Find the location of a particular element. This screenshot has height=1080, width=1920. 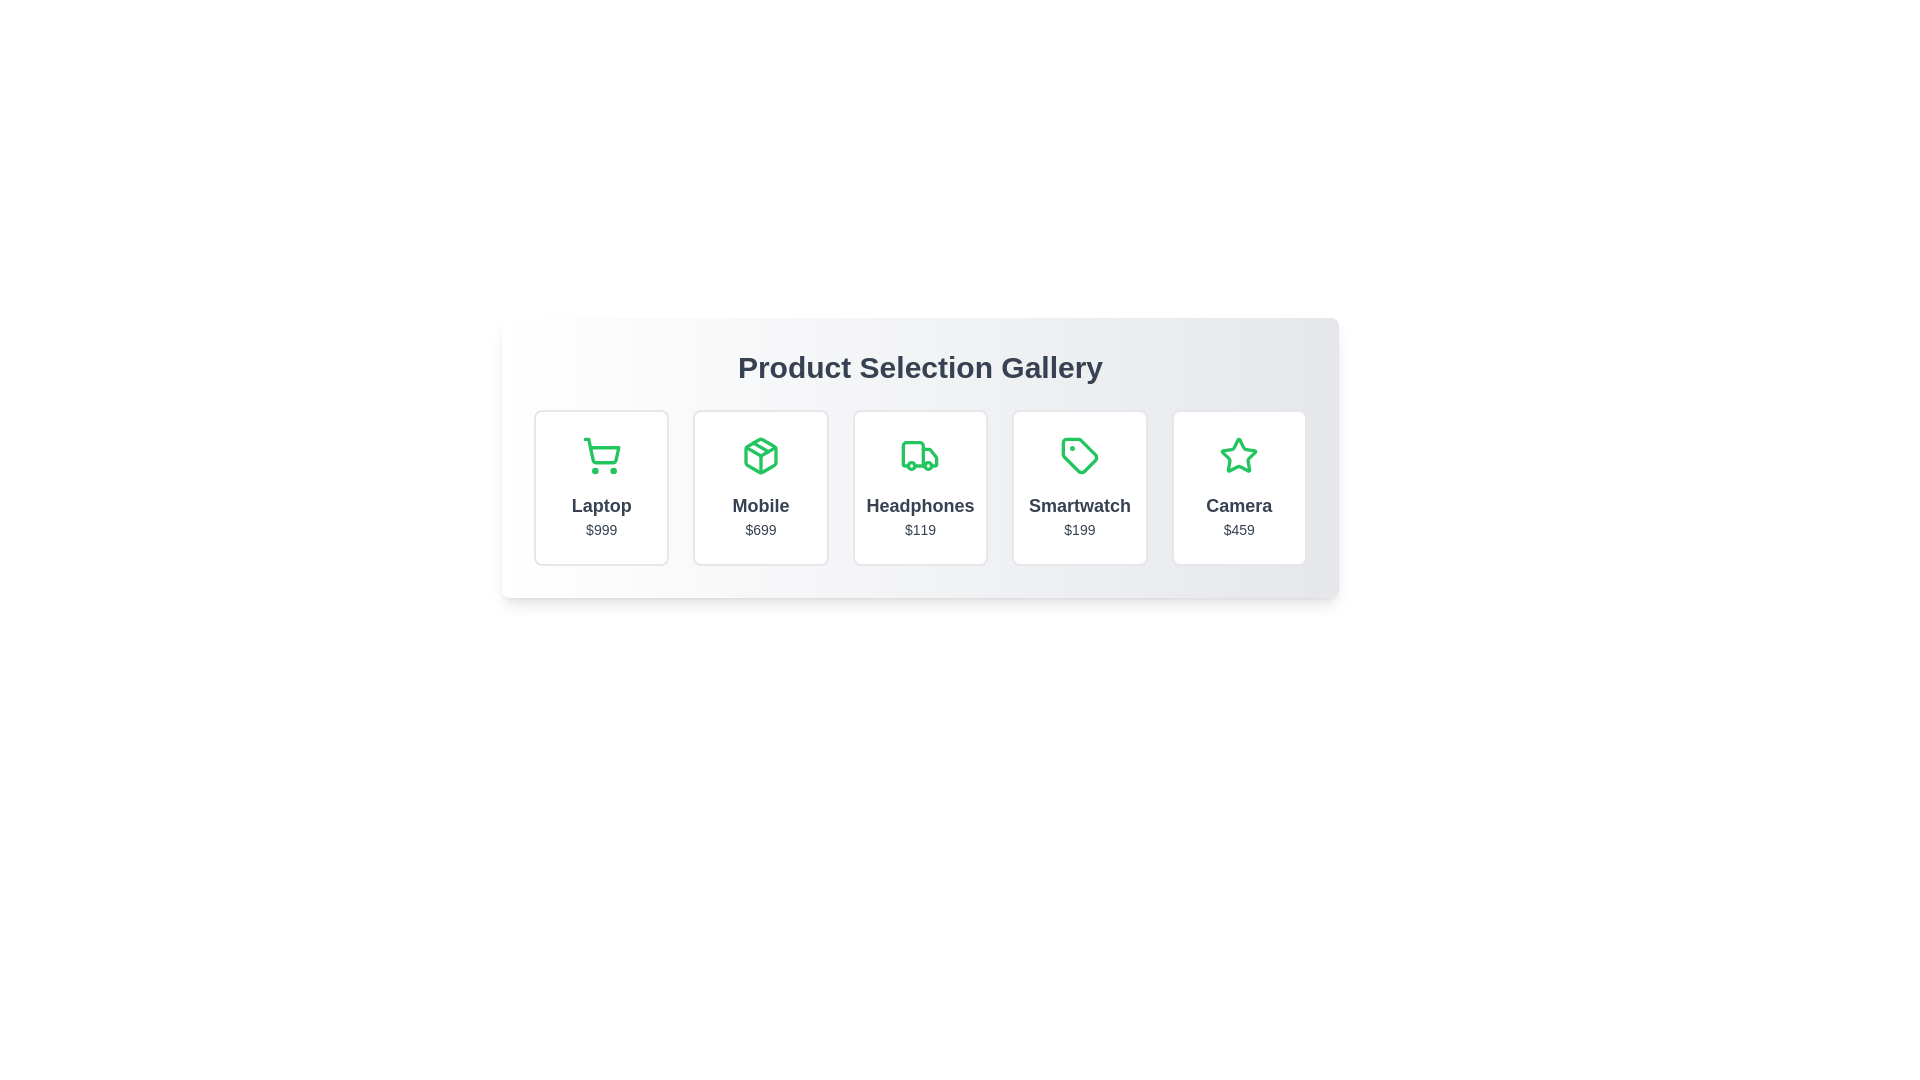

the smartwatch icon located centrally within the card in the product selection gallery is located at coordinates (1078, 455).